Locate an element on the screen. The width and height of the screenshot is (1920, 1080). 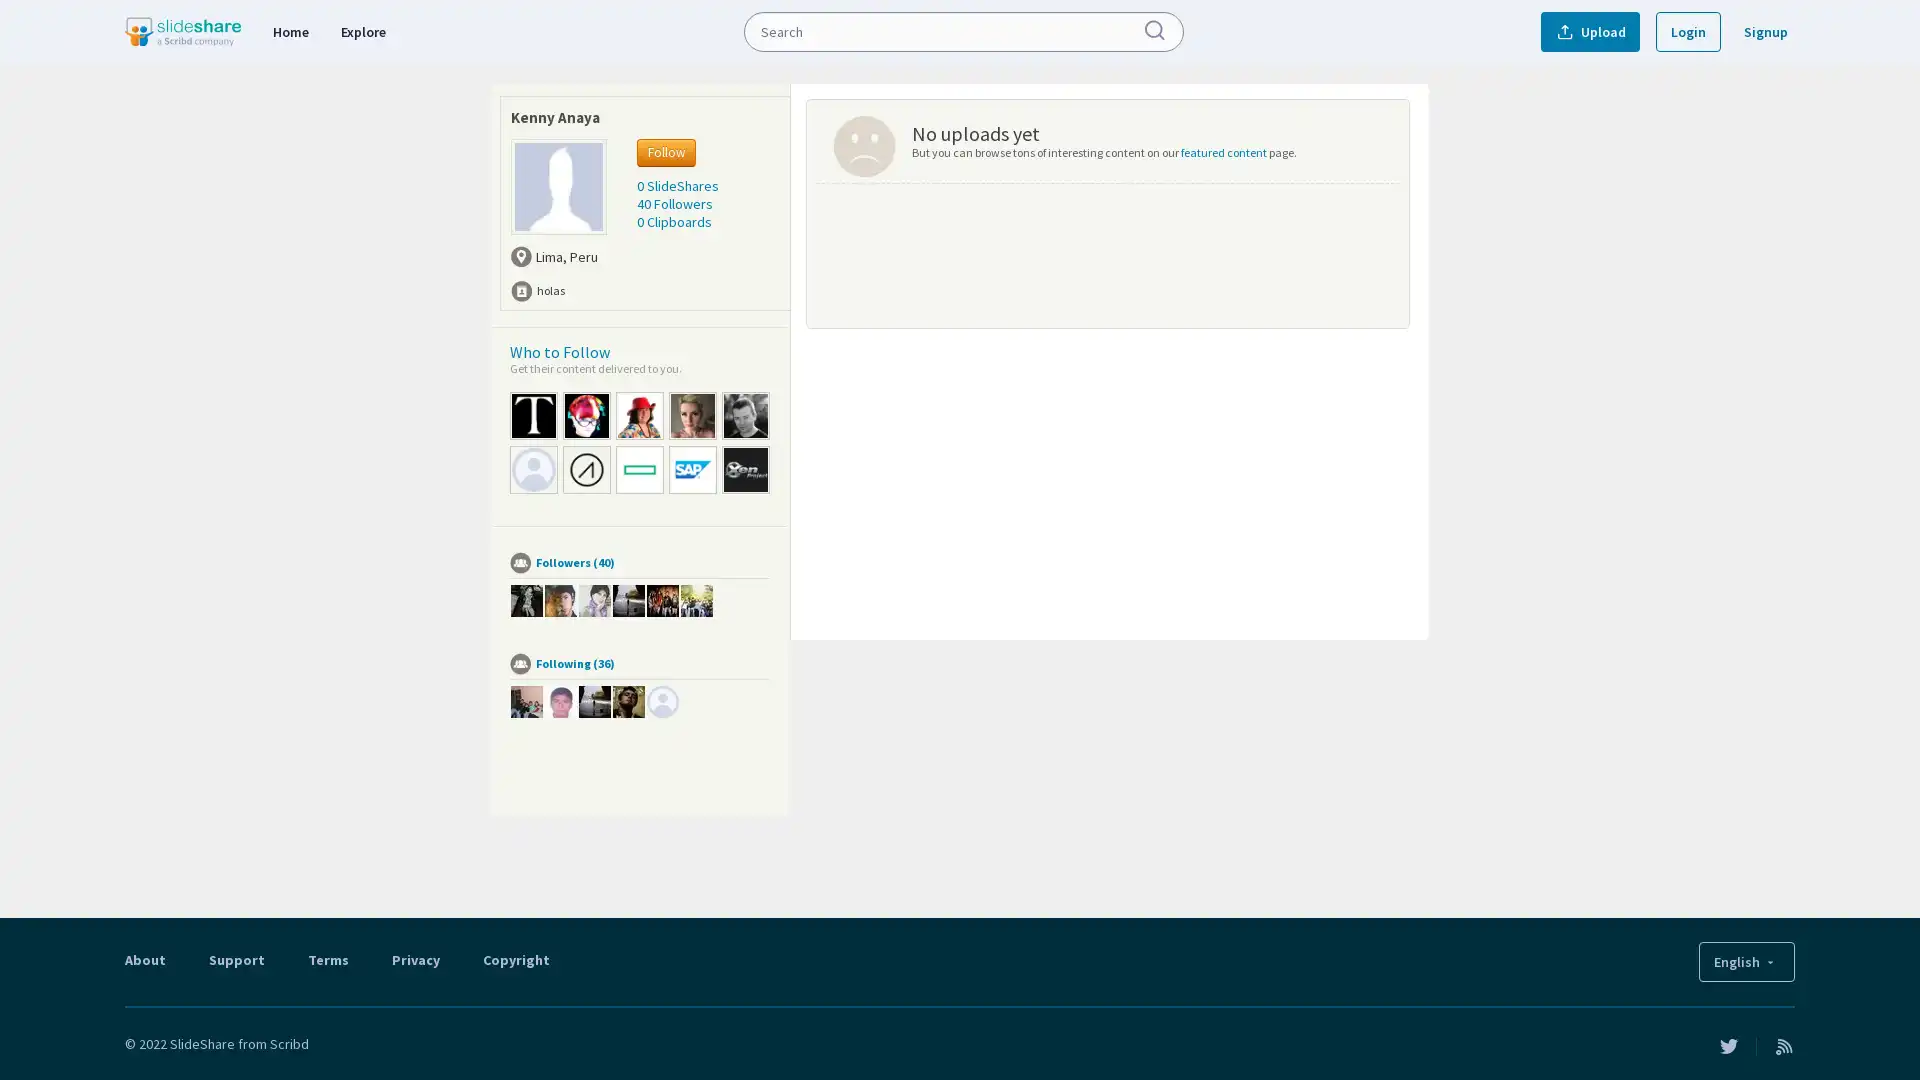
English is located at coordinates (1746, 960).